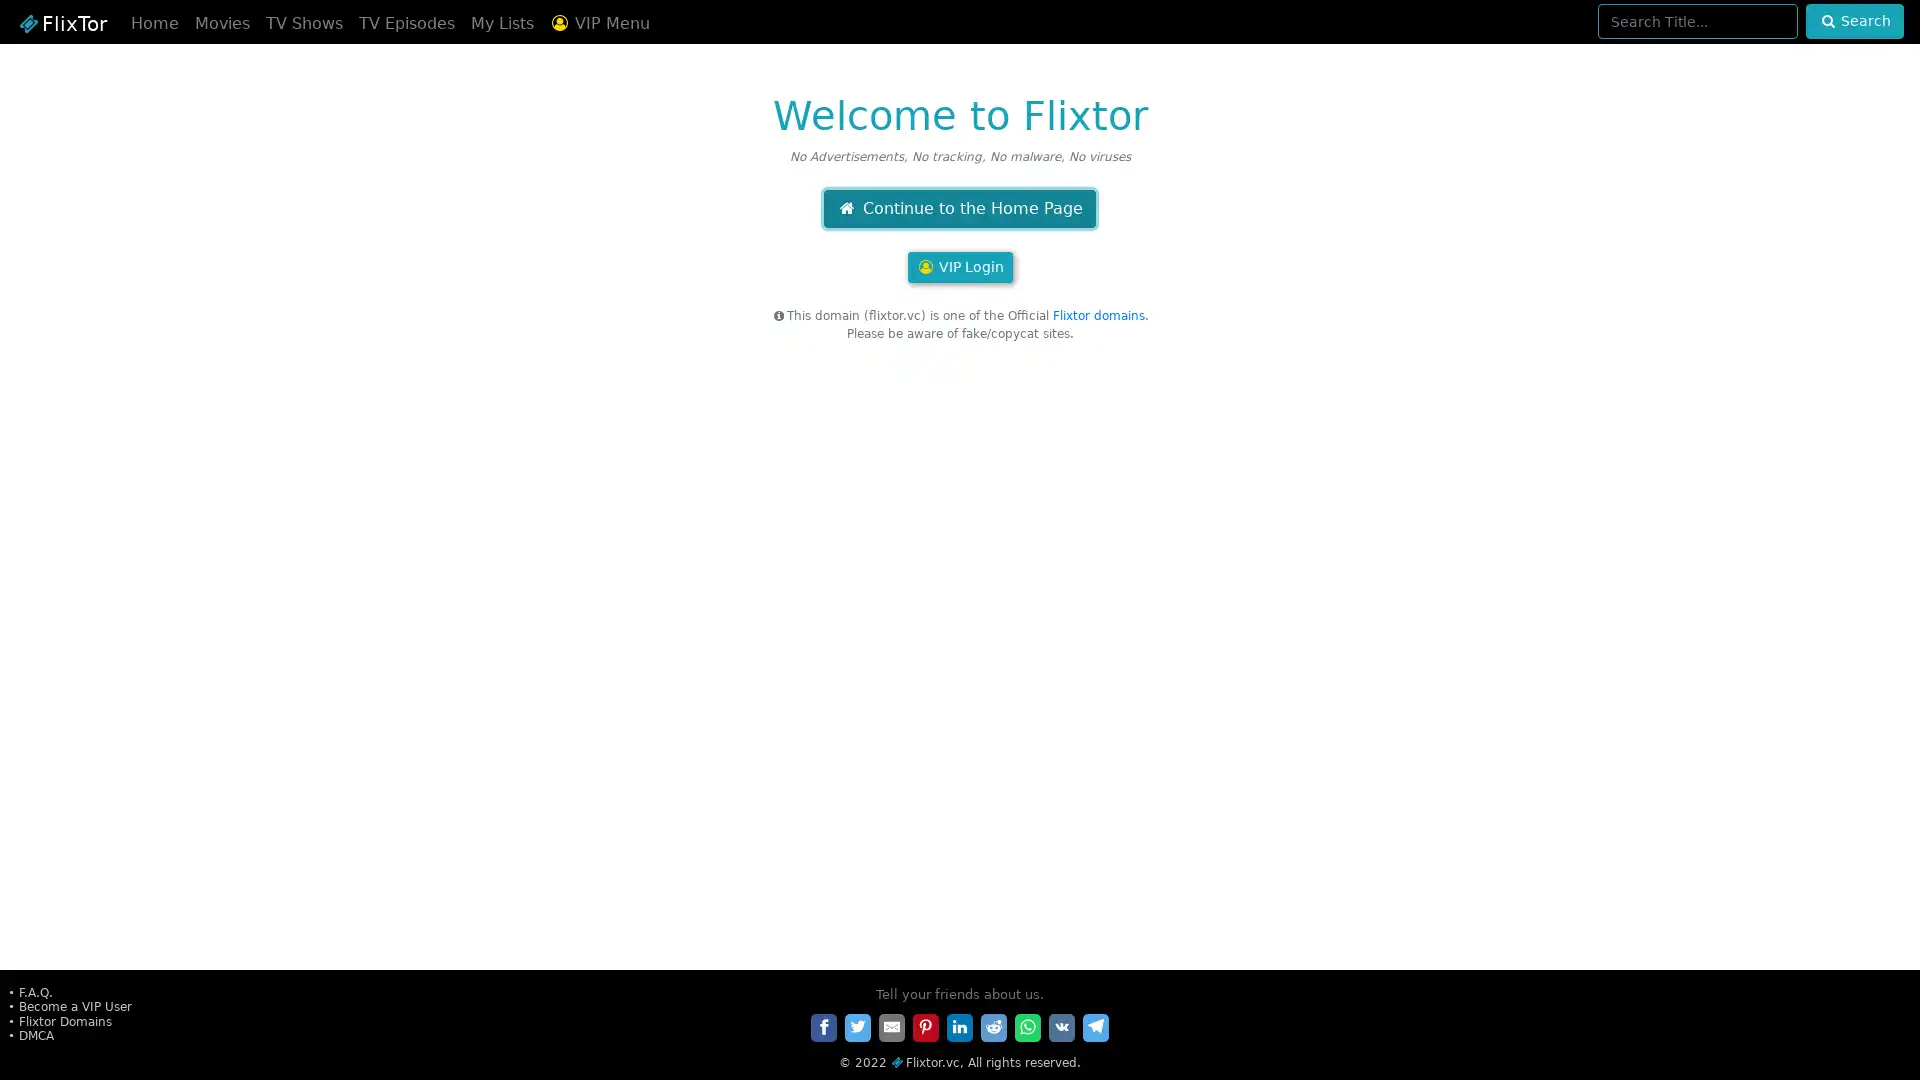 This screenshot has height=1080, width=1920. Describe the element at coordinates (598, 23) in the screenshot. I see `VIP Menu` at that location.